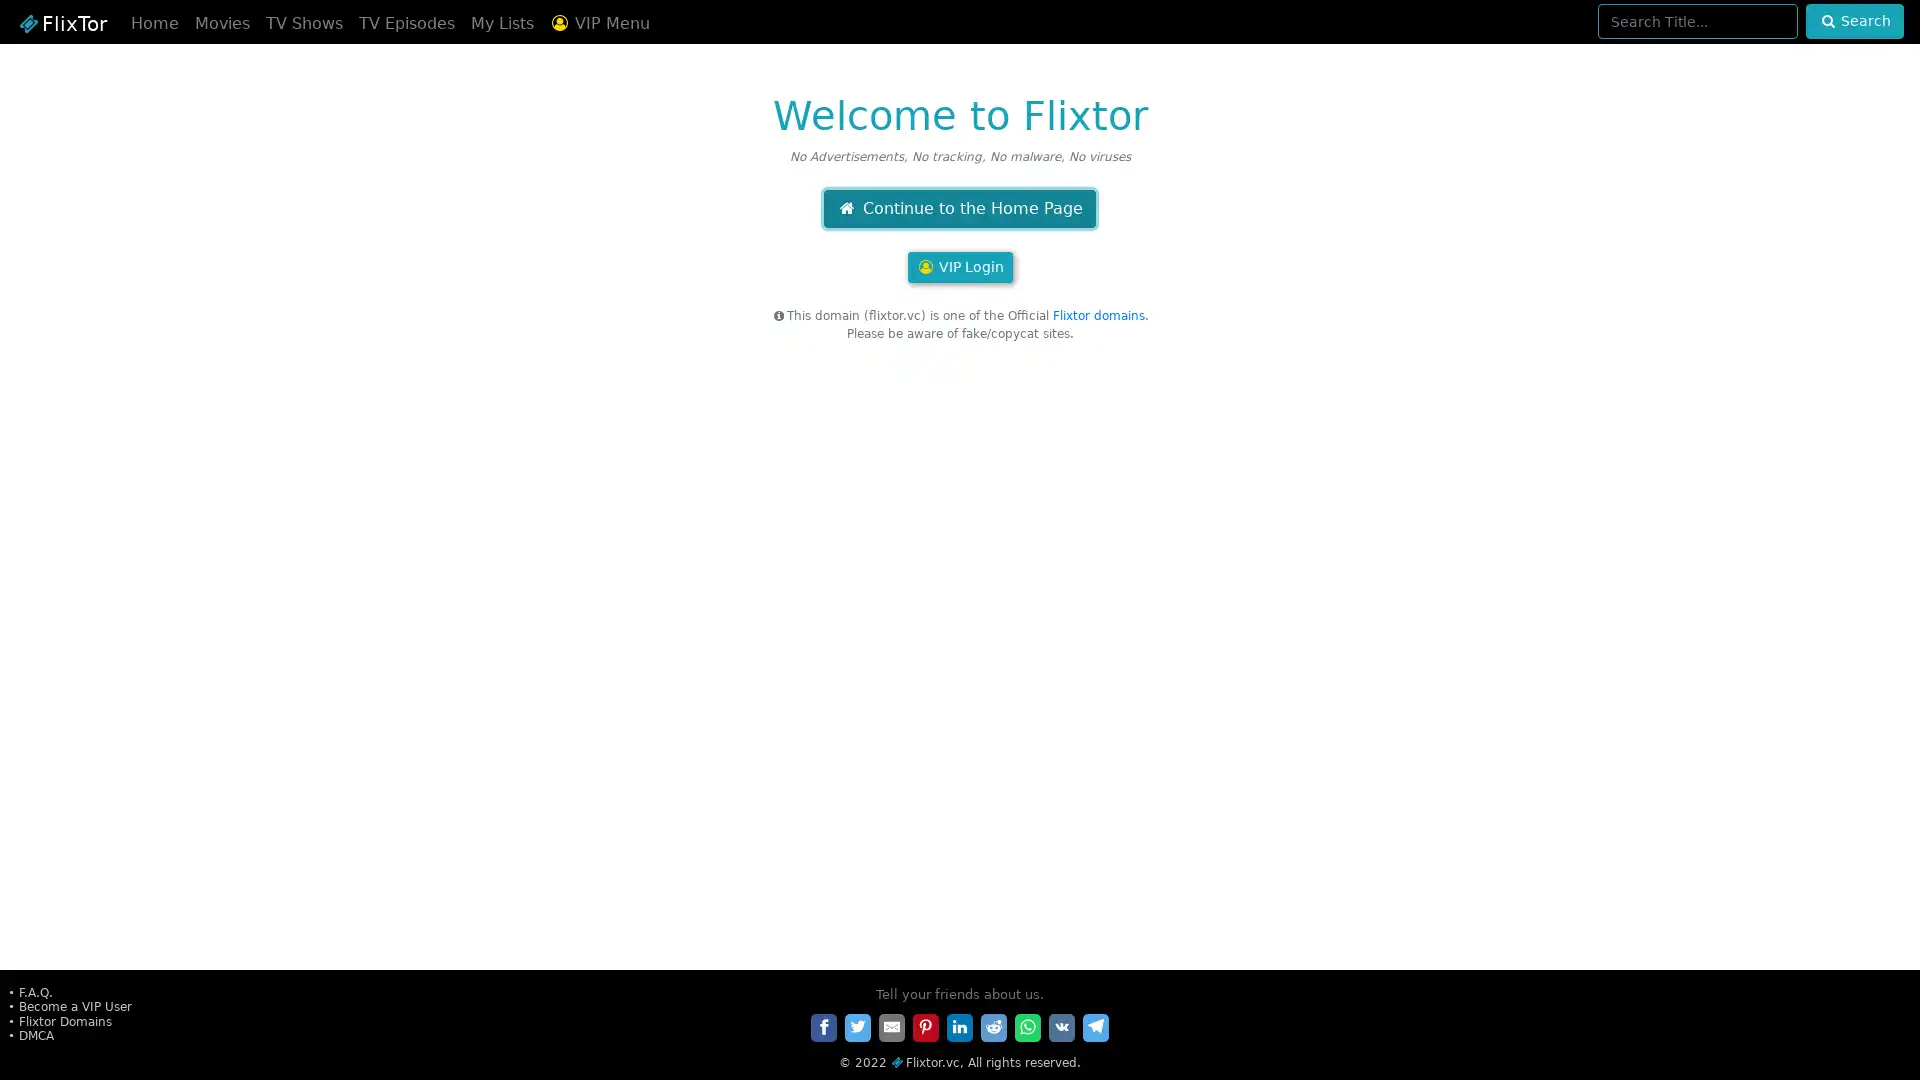 This screenshot has height=1080, width=1920. Describe the element at coordinates (598, 23) in the screenshot. I see `VIP Menu` at that location.